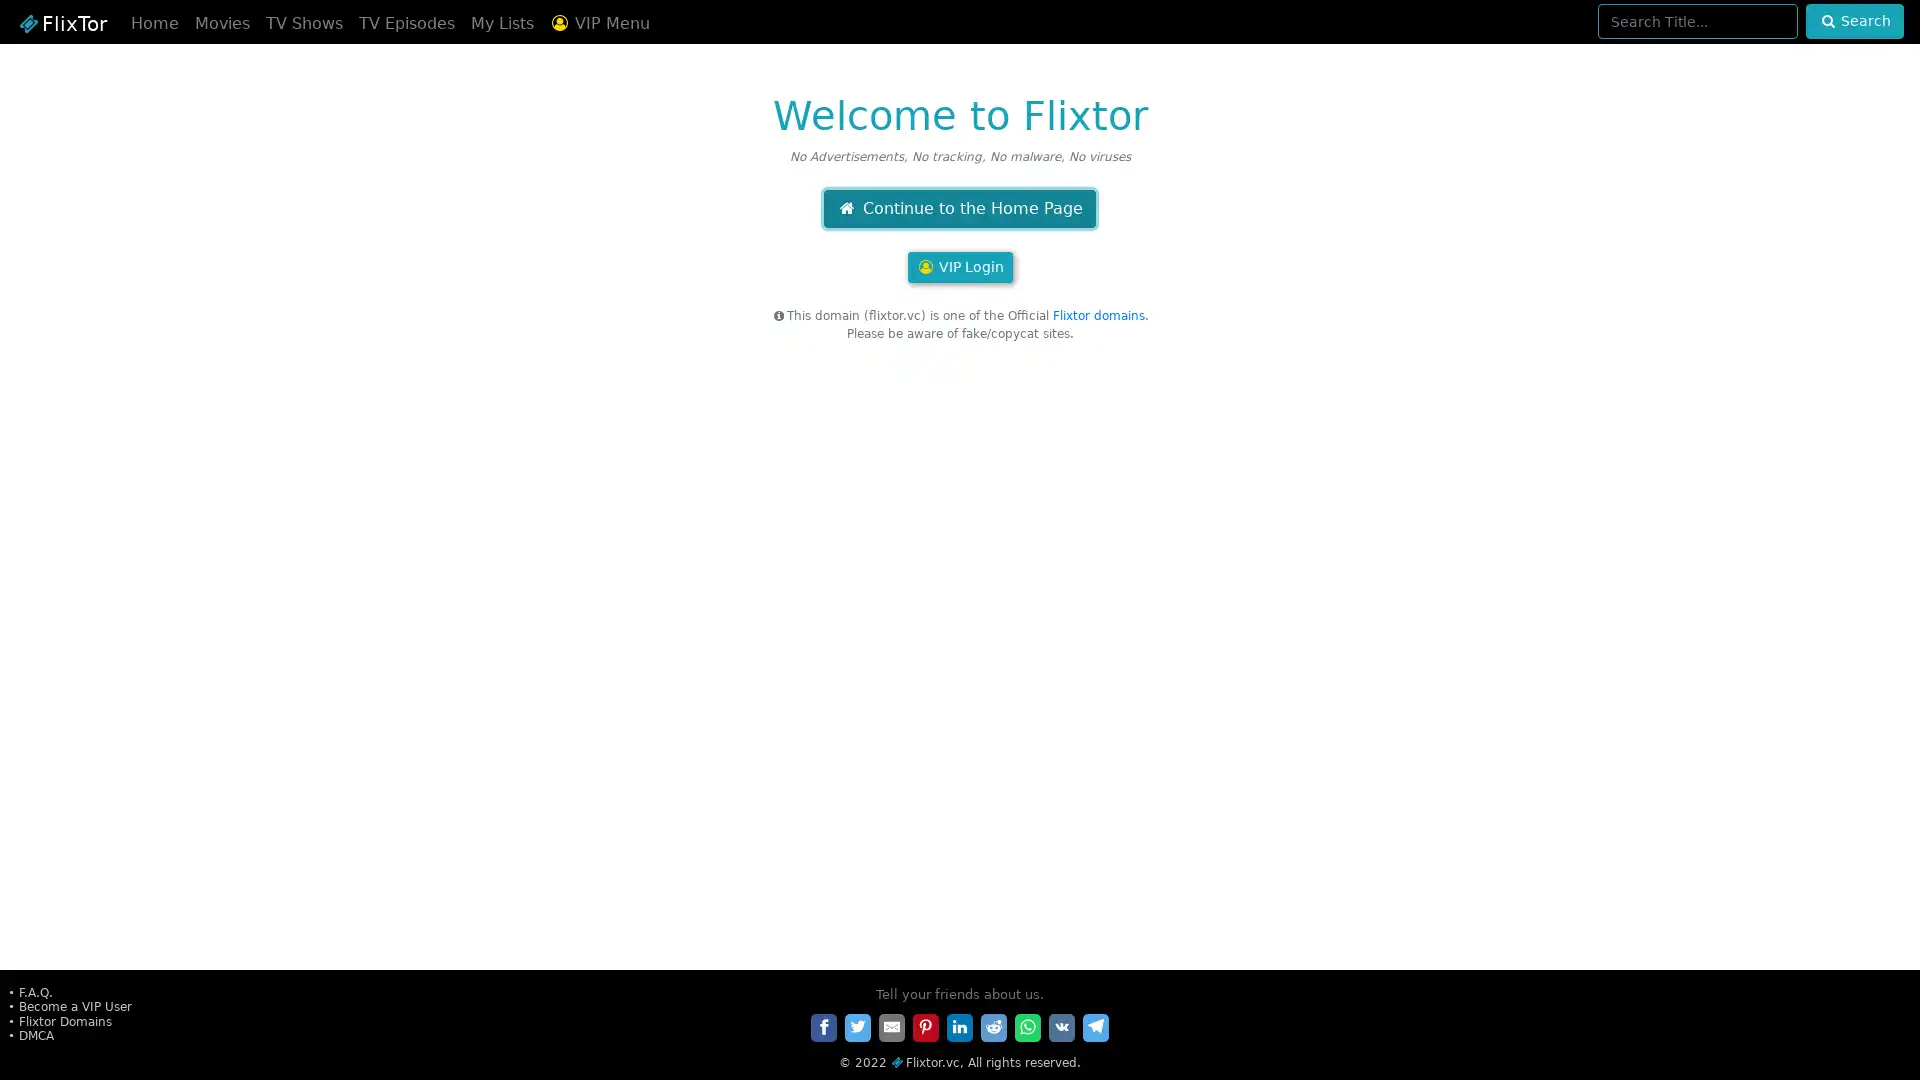 This screenshot has height=1080, width=1920. Describe the element at coordinates (598, 23) in the screenshot. I see `VIP Menu` at that location.